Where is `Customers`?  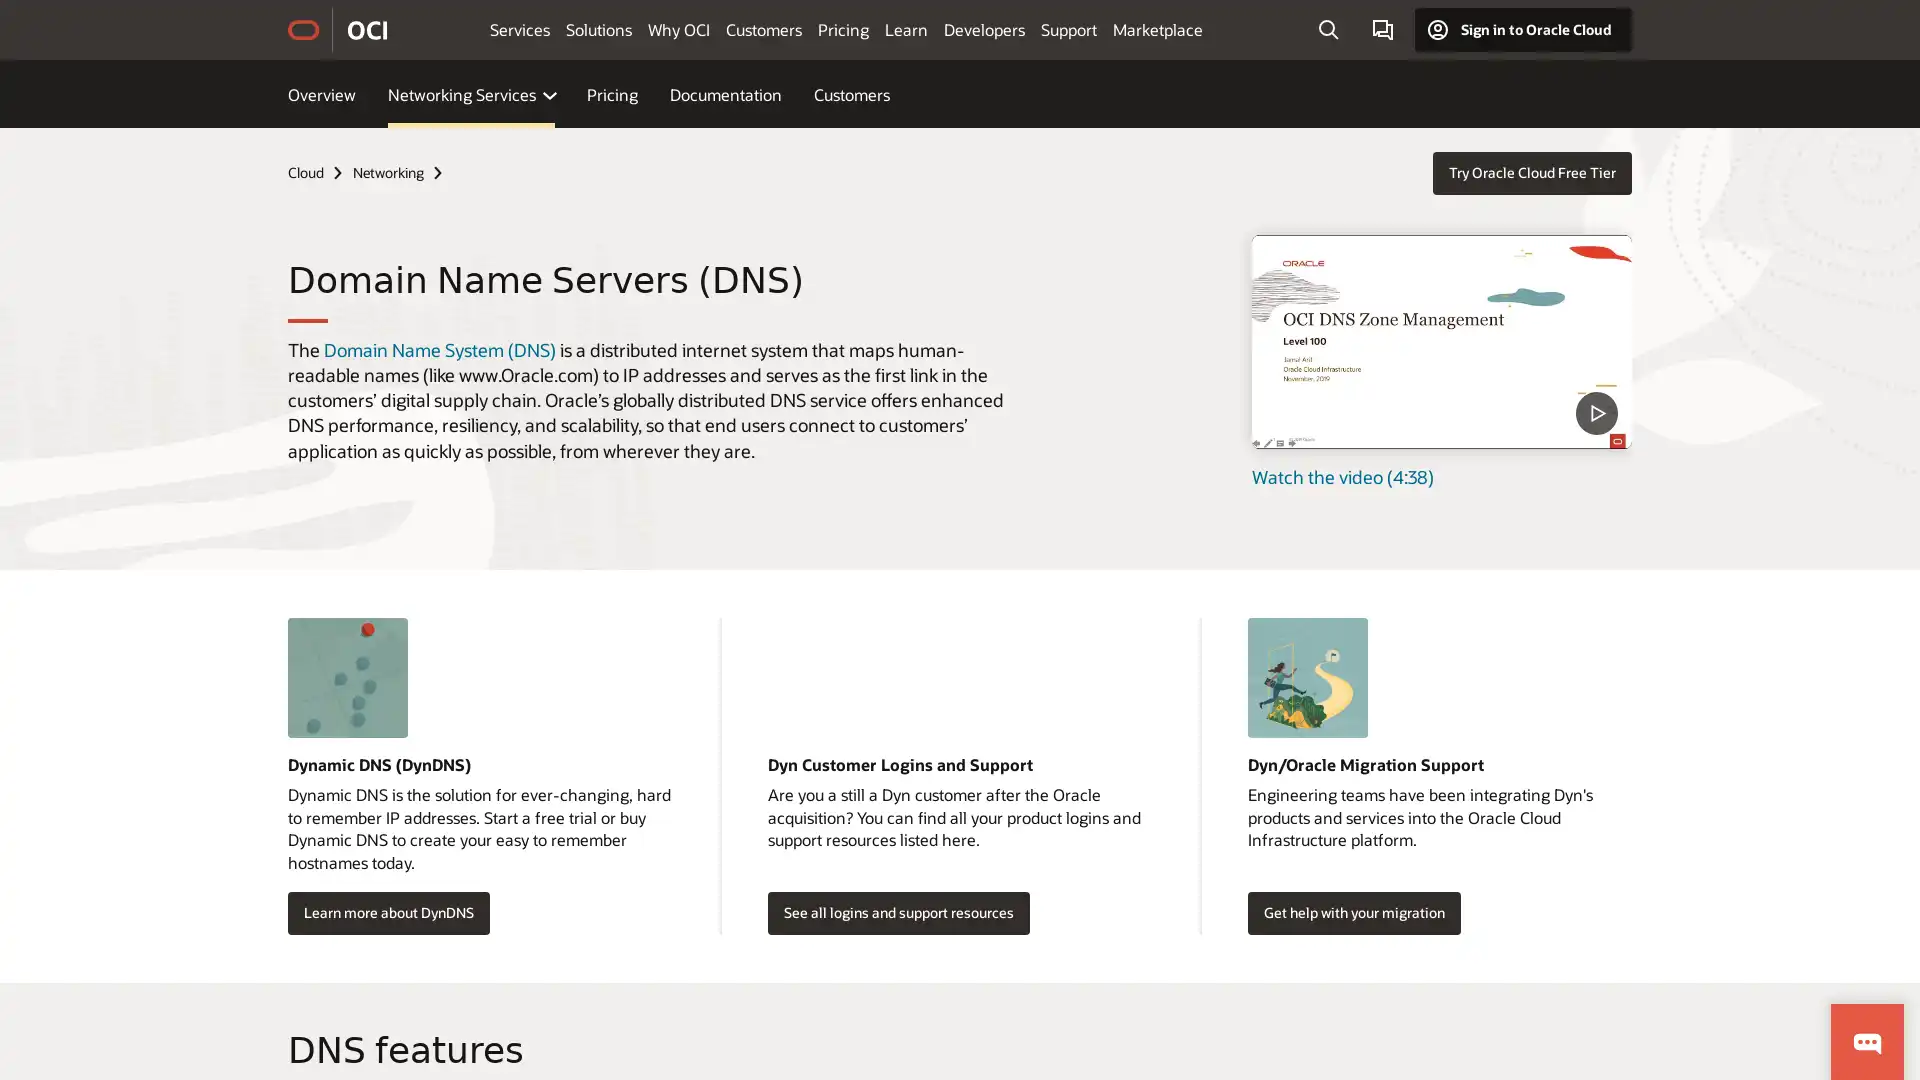
Customers is located at coordinates (762, 29).